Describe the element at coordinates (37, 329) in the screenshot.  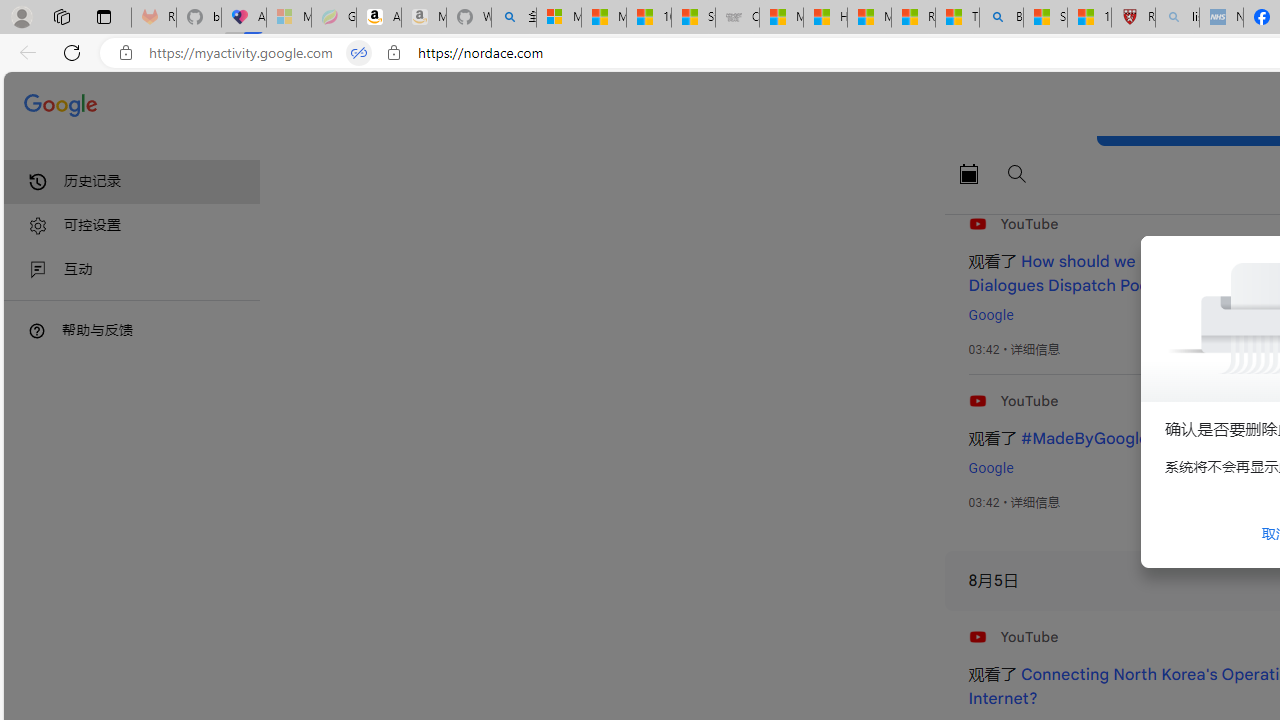
I see `'Class: DTiKkd NMm5M'` at that location.